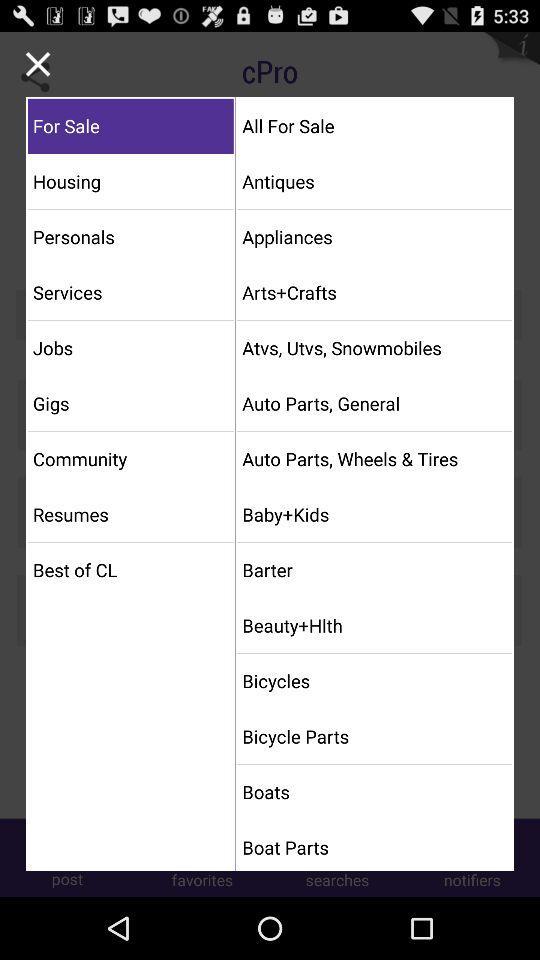 The width and height of the screenshot is (540, 960). What do you see at coordinates (130, 513) in the screenshot?
I see `the resumes` at bounding box center [130, 513].